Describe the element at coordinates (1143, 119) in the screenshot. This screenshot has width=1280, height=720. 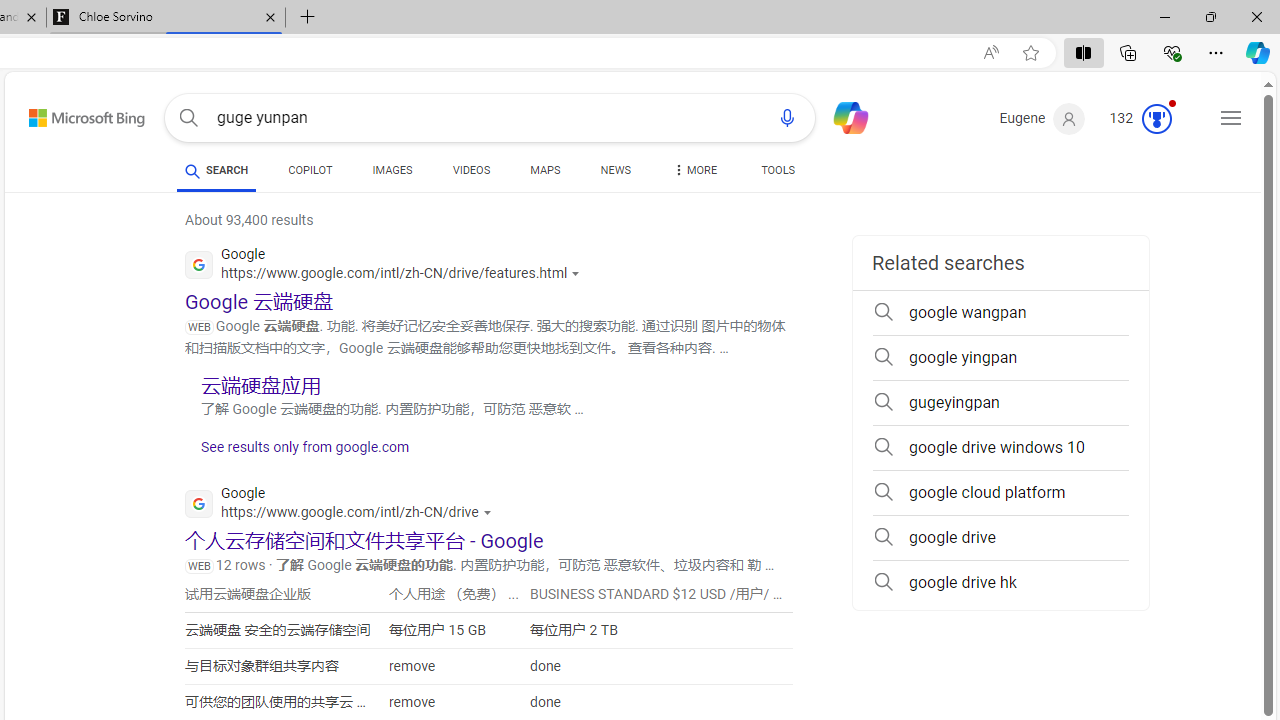
I see `'Microsoft Rewards 123'` at that location.